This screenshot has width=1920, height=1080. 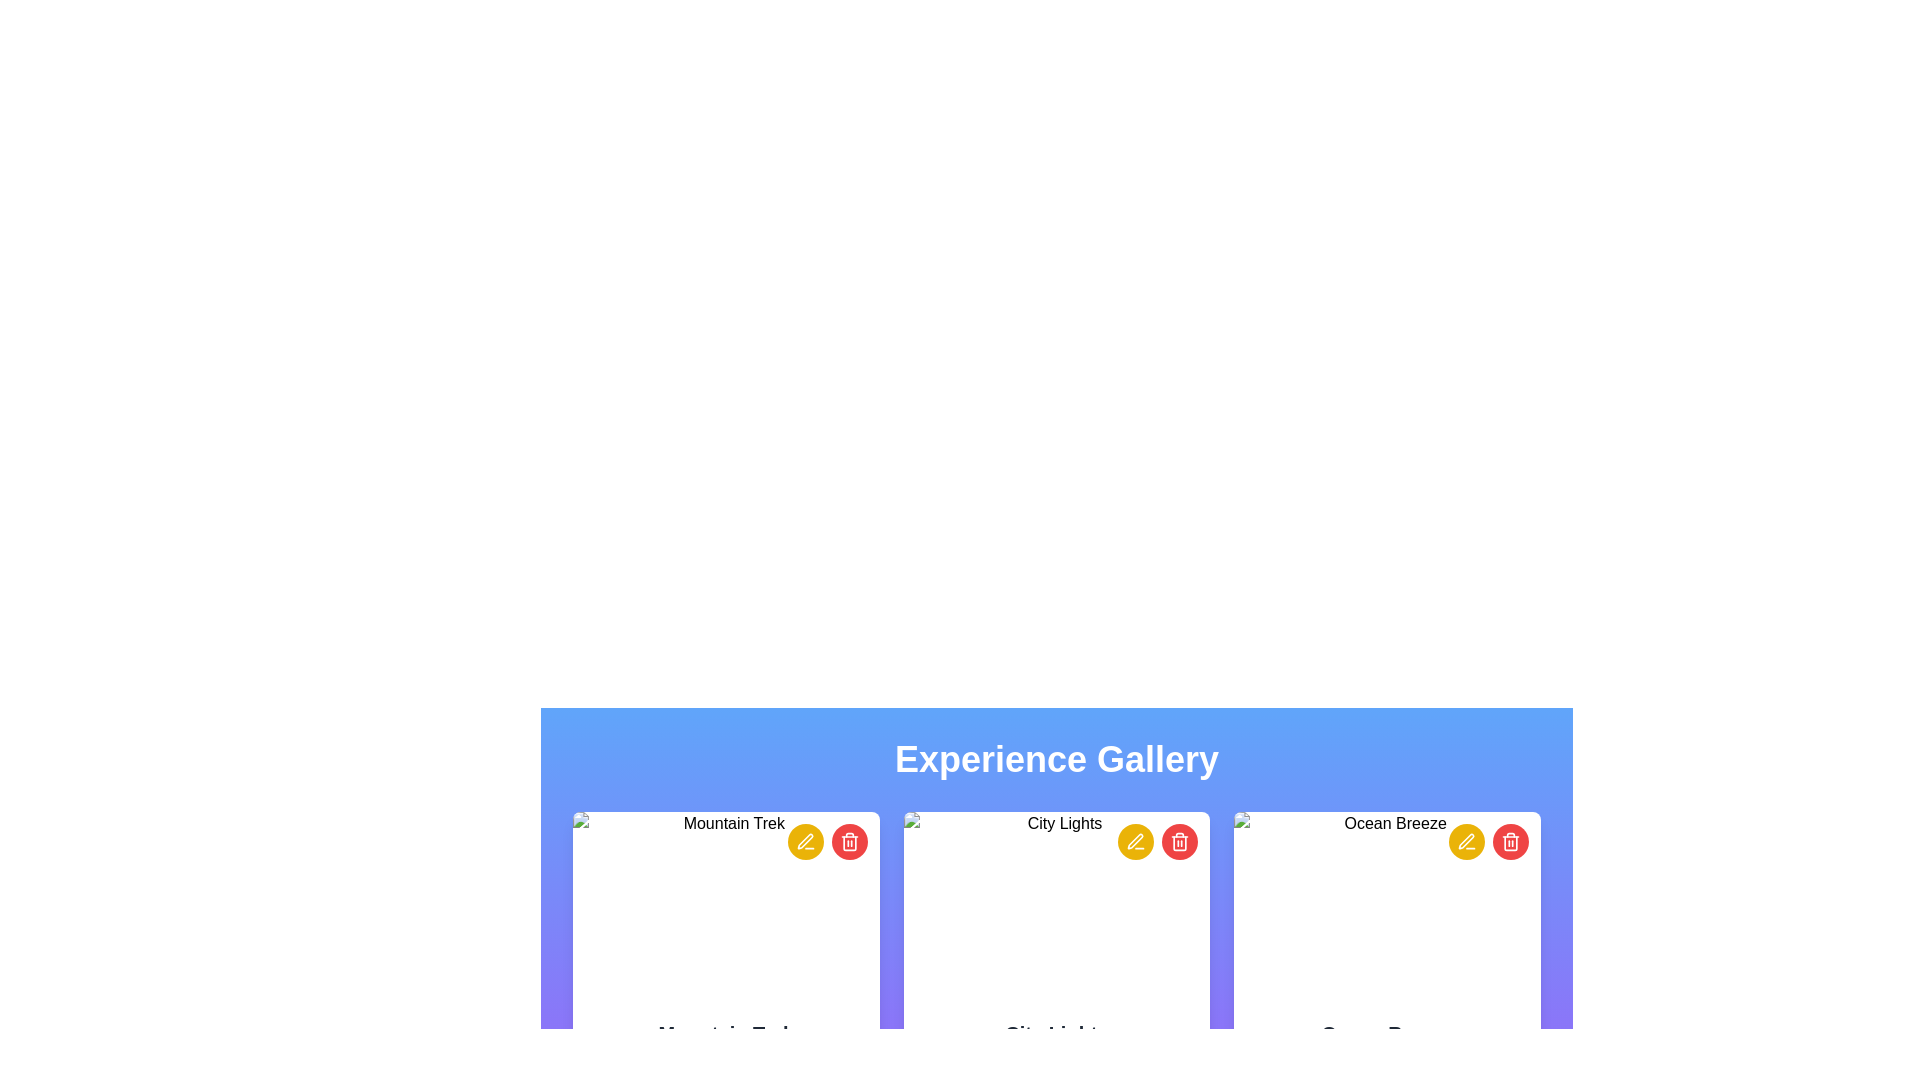 What do you see at coordinates (805, 841) in the screenshot?
I see `the pen icon button with a yellow background located in the top right corner of the 'Mountain Trek' card to trigger tooltip or animation effects` at bounding box center [805, 841].